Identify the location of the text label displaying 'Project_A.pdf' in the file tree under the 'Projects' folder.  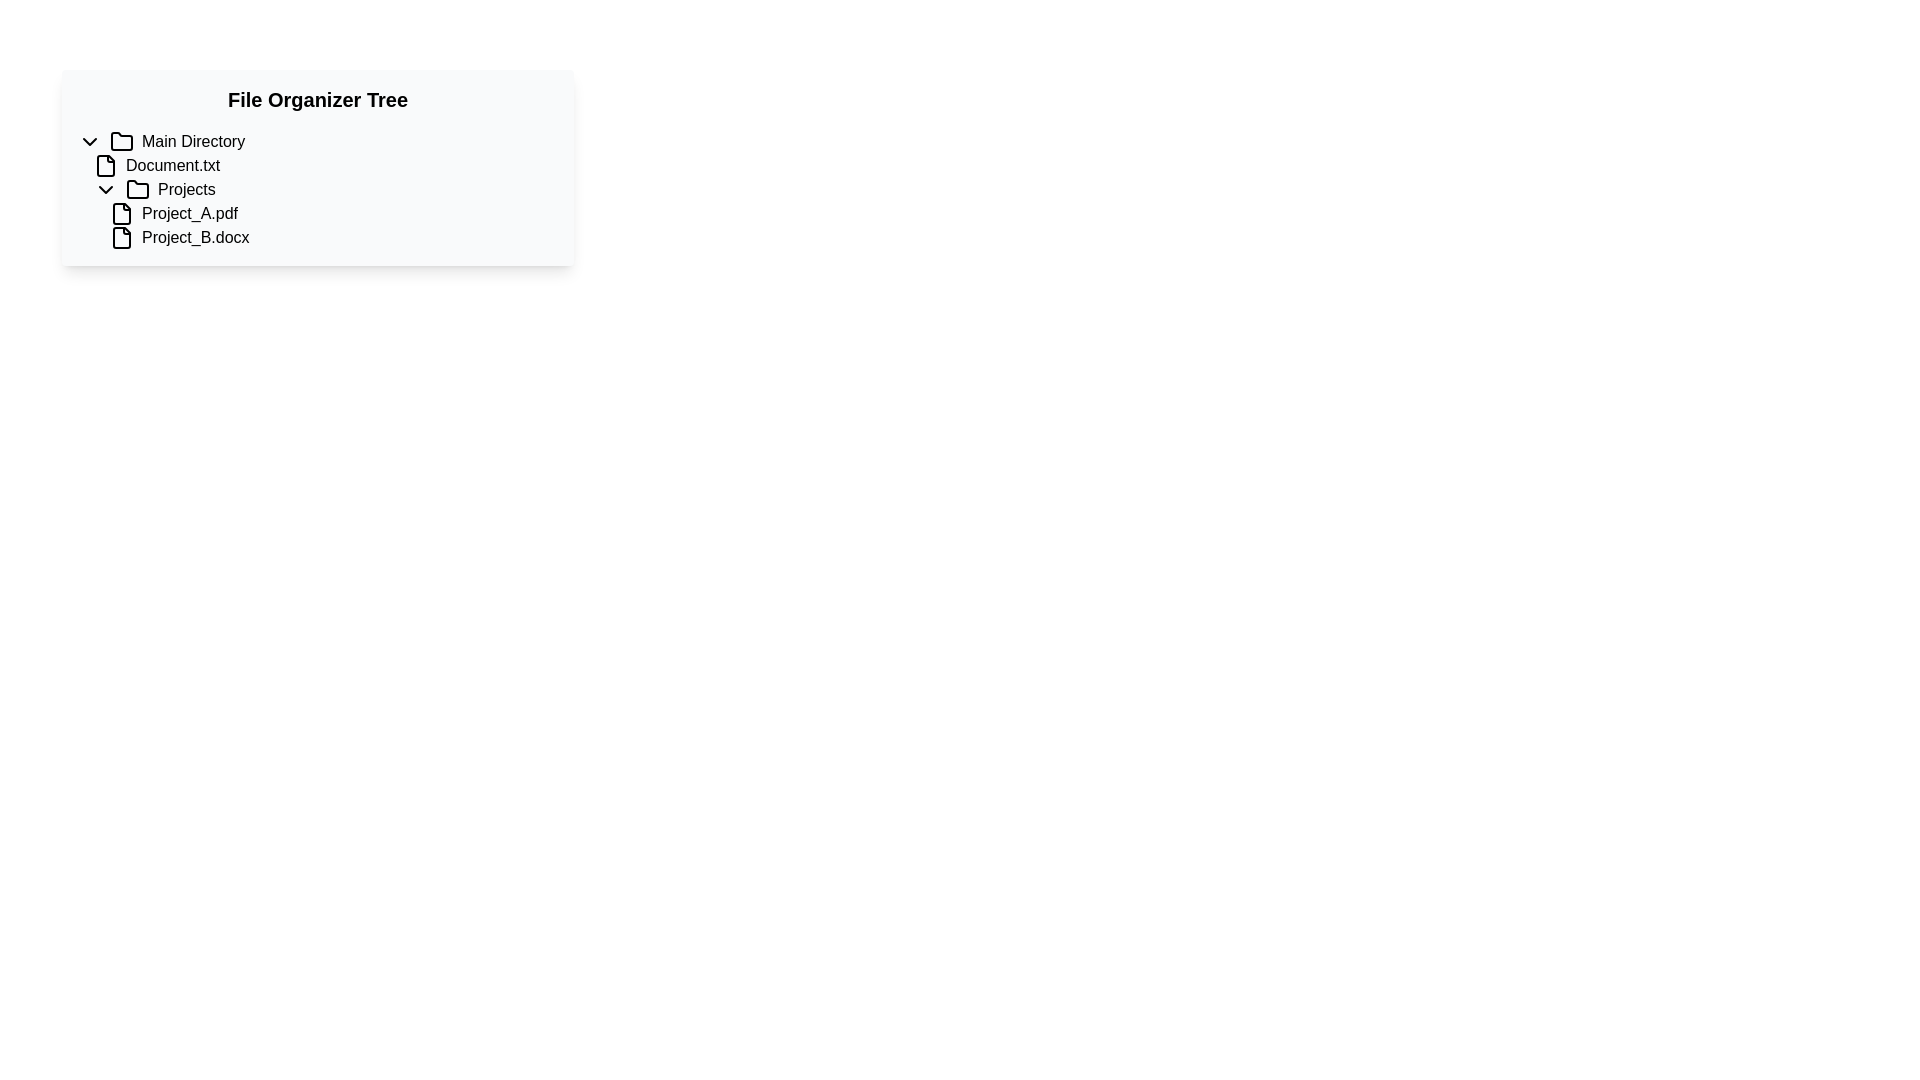
(190, 213).